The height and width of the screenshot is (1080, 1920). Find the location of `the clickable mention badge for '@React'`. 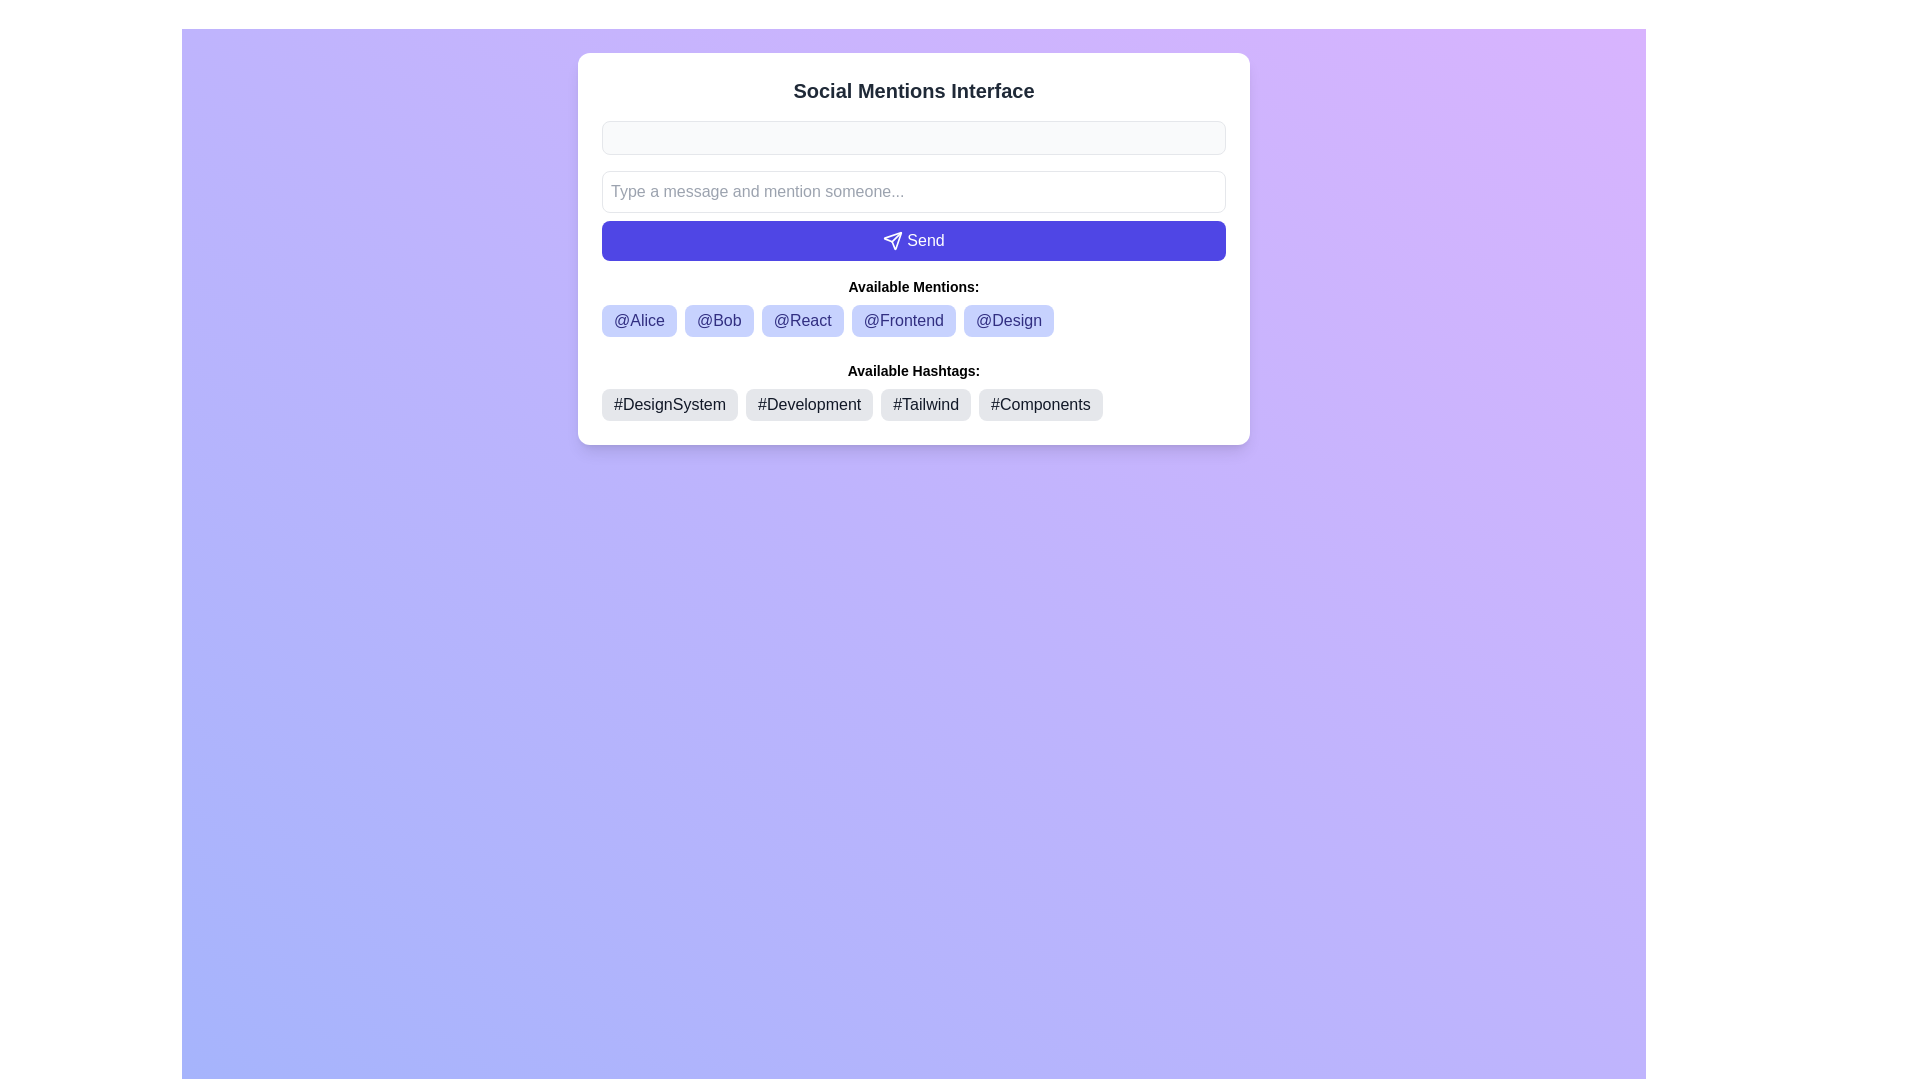

the clickable mention badge for '@React' is located at coordinates (802, 319).